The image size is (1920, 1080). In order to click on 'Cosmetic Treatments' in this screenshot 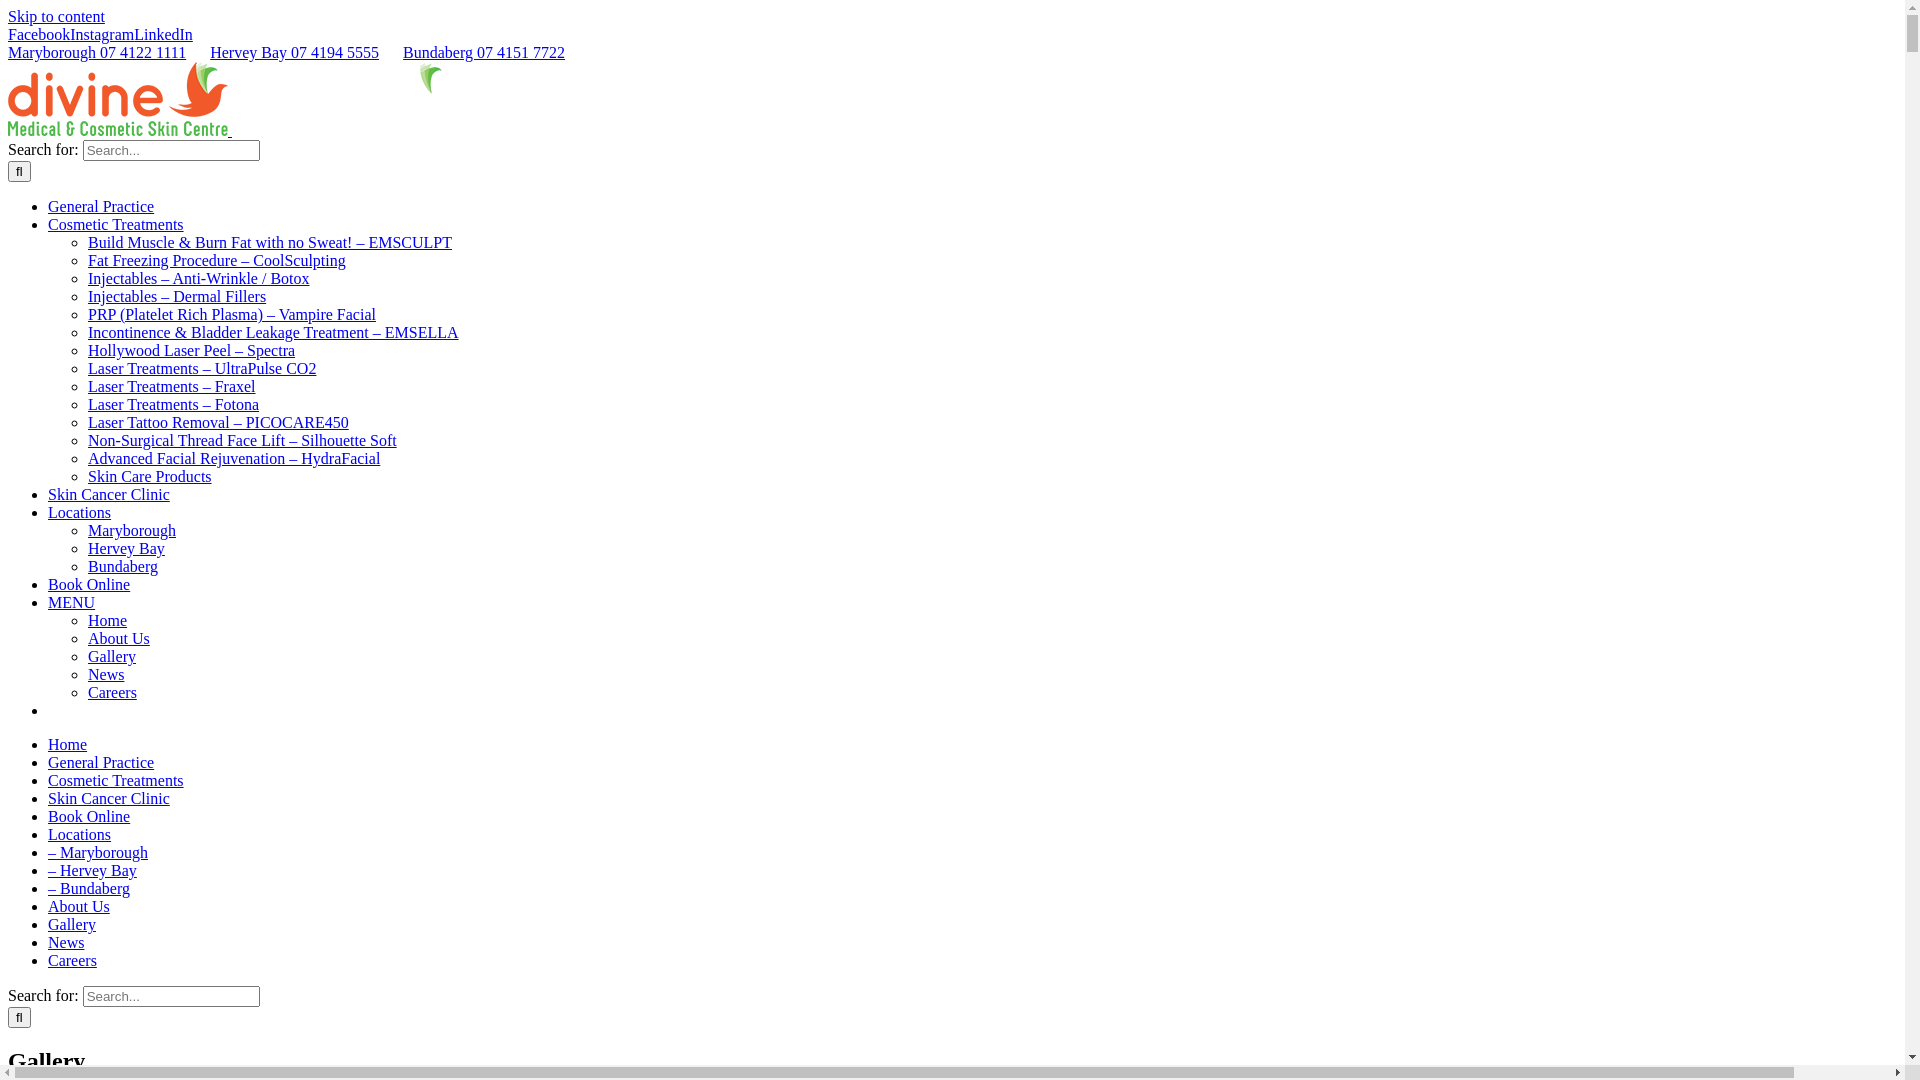, I will do `click(114, 224)`.